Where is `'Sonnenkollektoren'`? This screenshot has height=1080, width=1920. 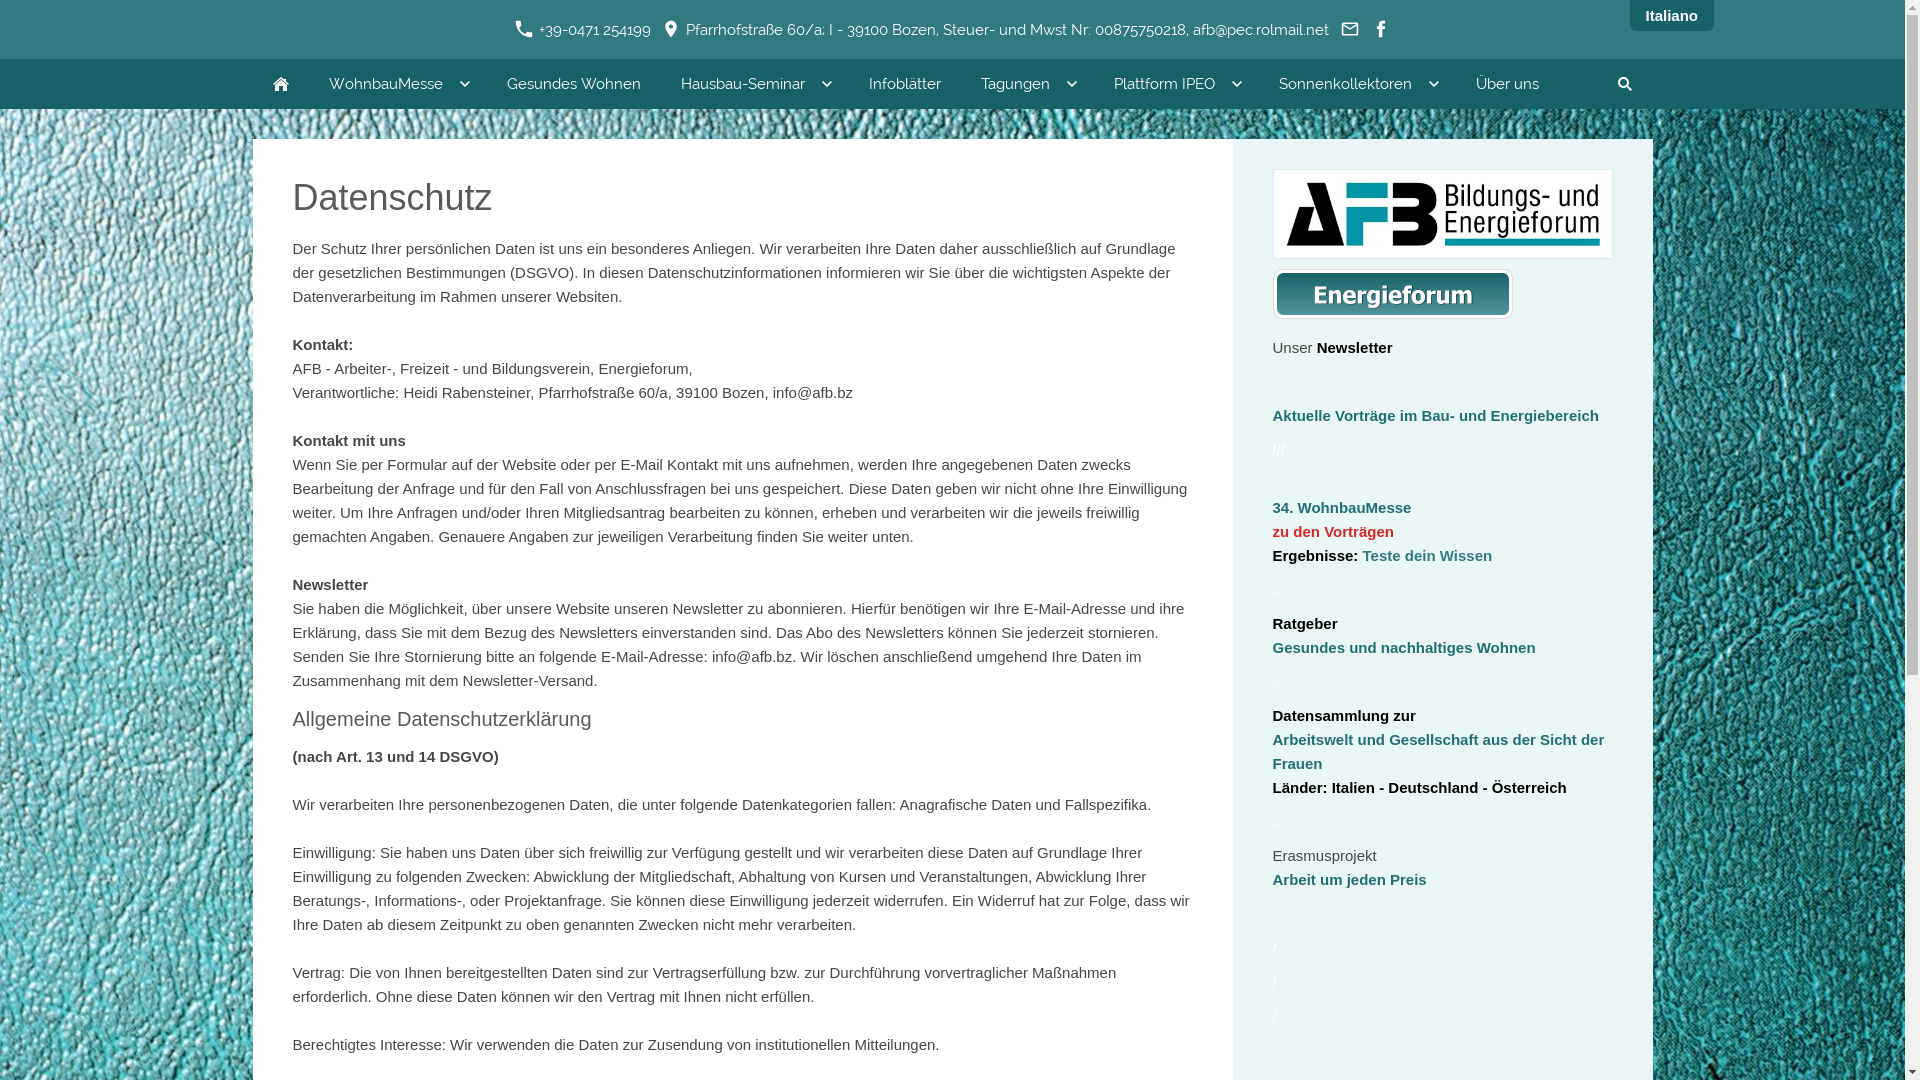
'Sonnenkollektoren' is located at coordinates (1356, 83).